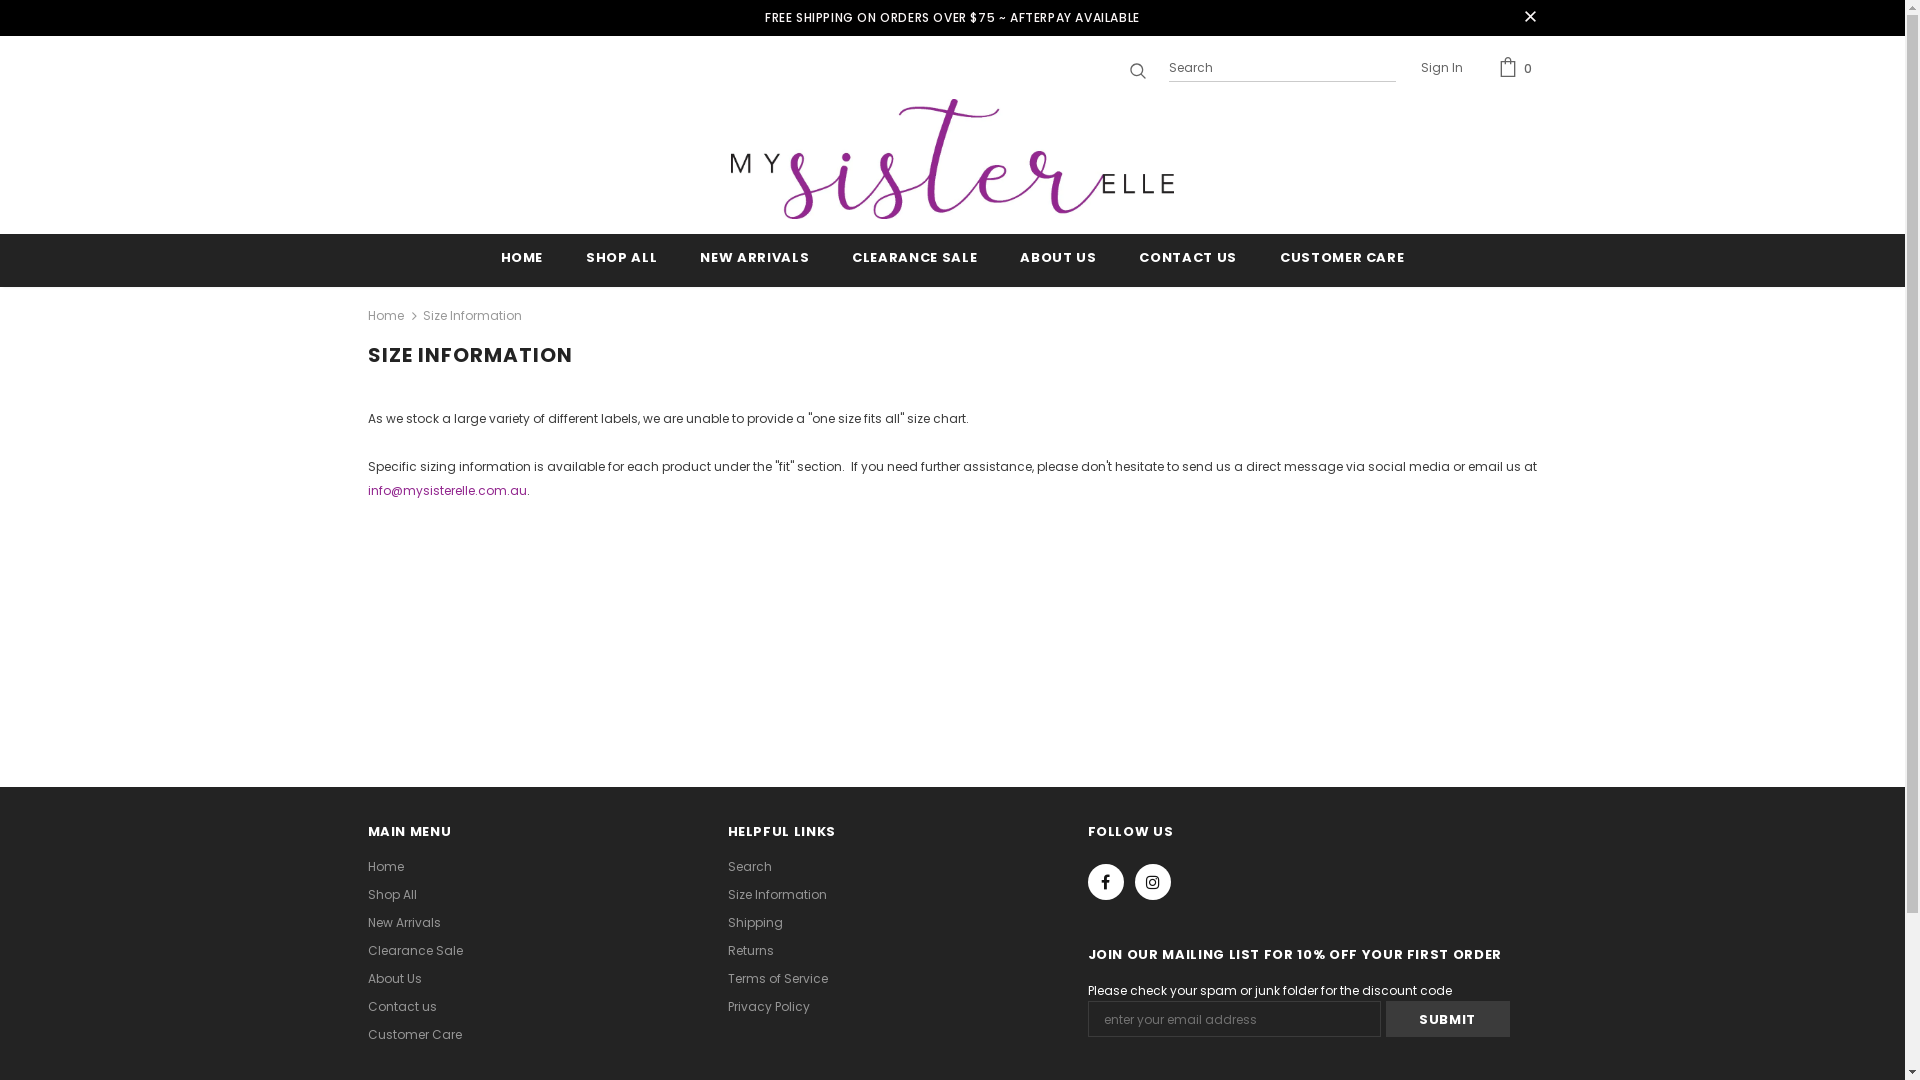  What do you see at coordinates (1440, 68) in the screenshot?
I see `'Sign In'` at bounding box center [1440, 68].